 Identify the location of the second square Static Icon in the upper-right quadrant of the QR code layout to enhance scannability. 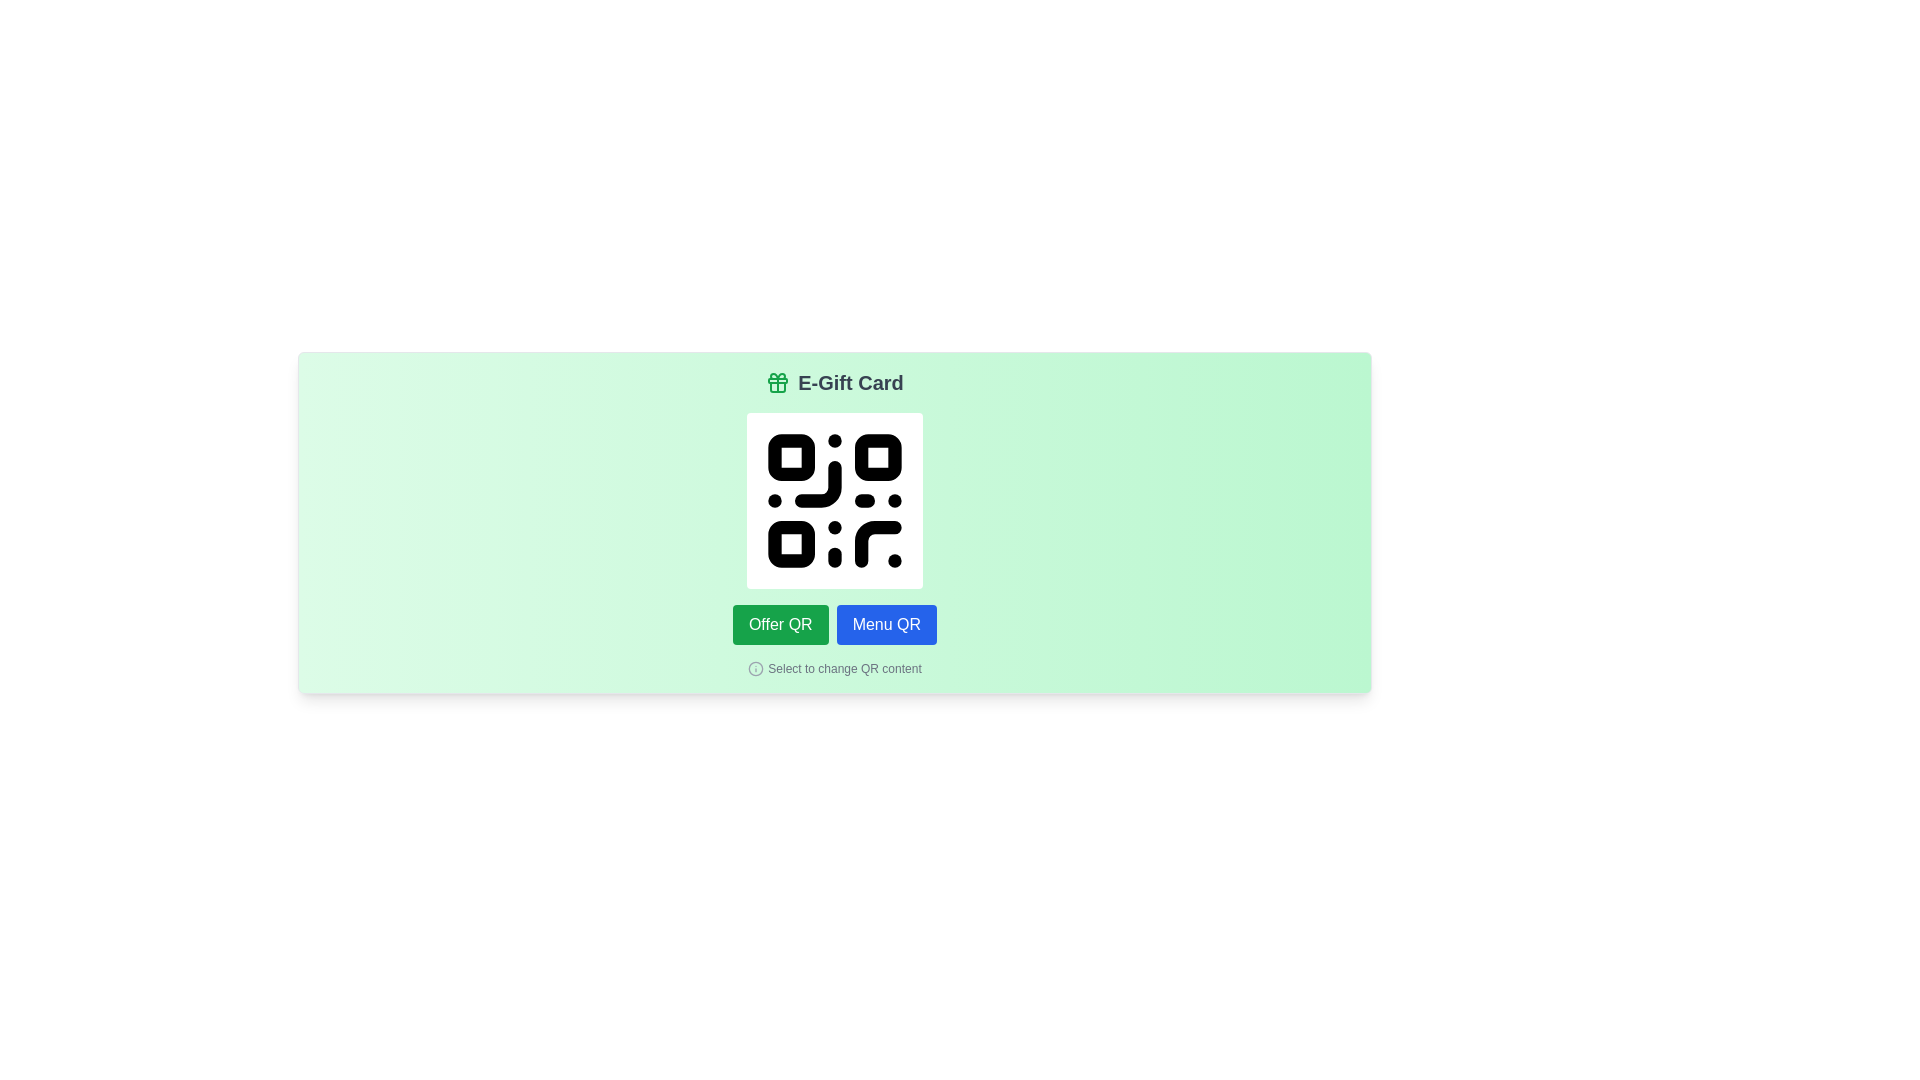
(878, 457).